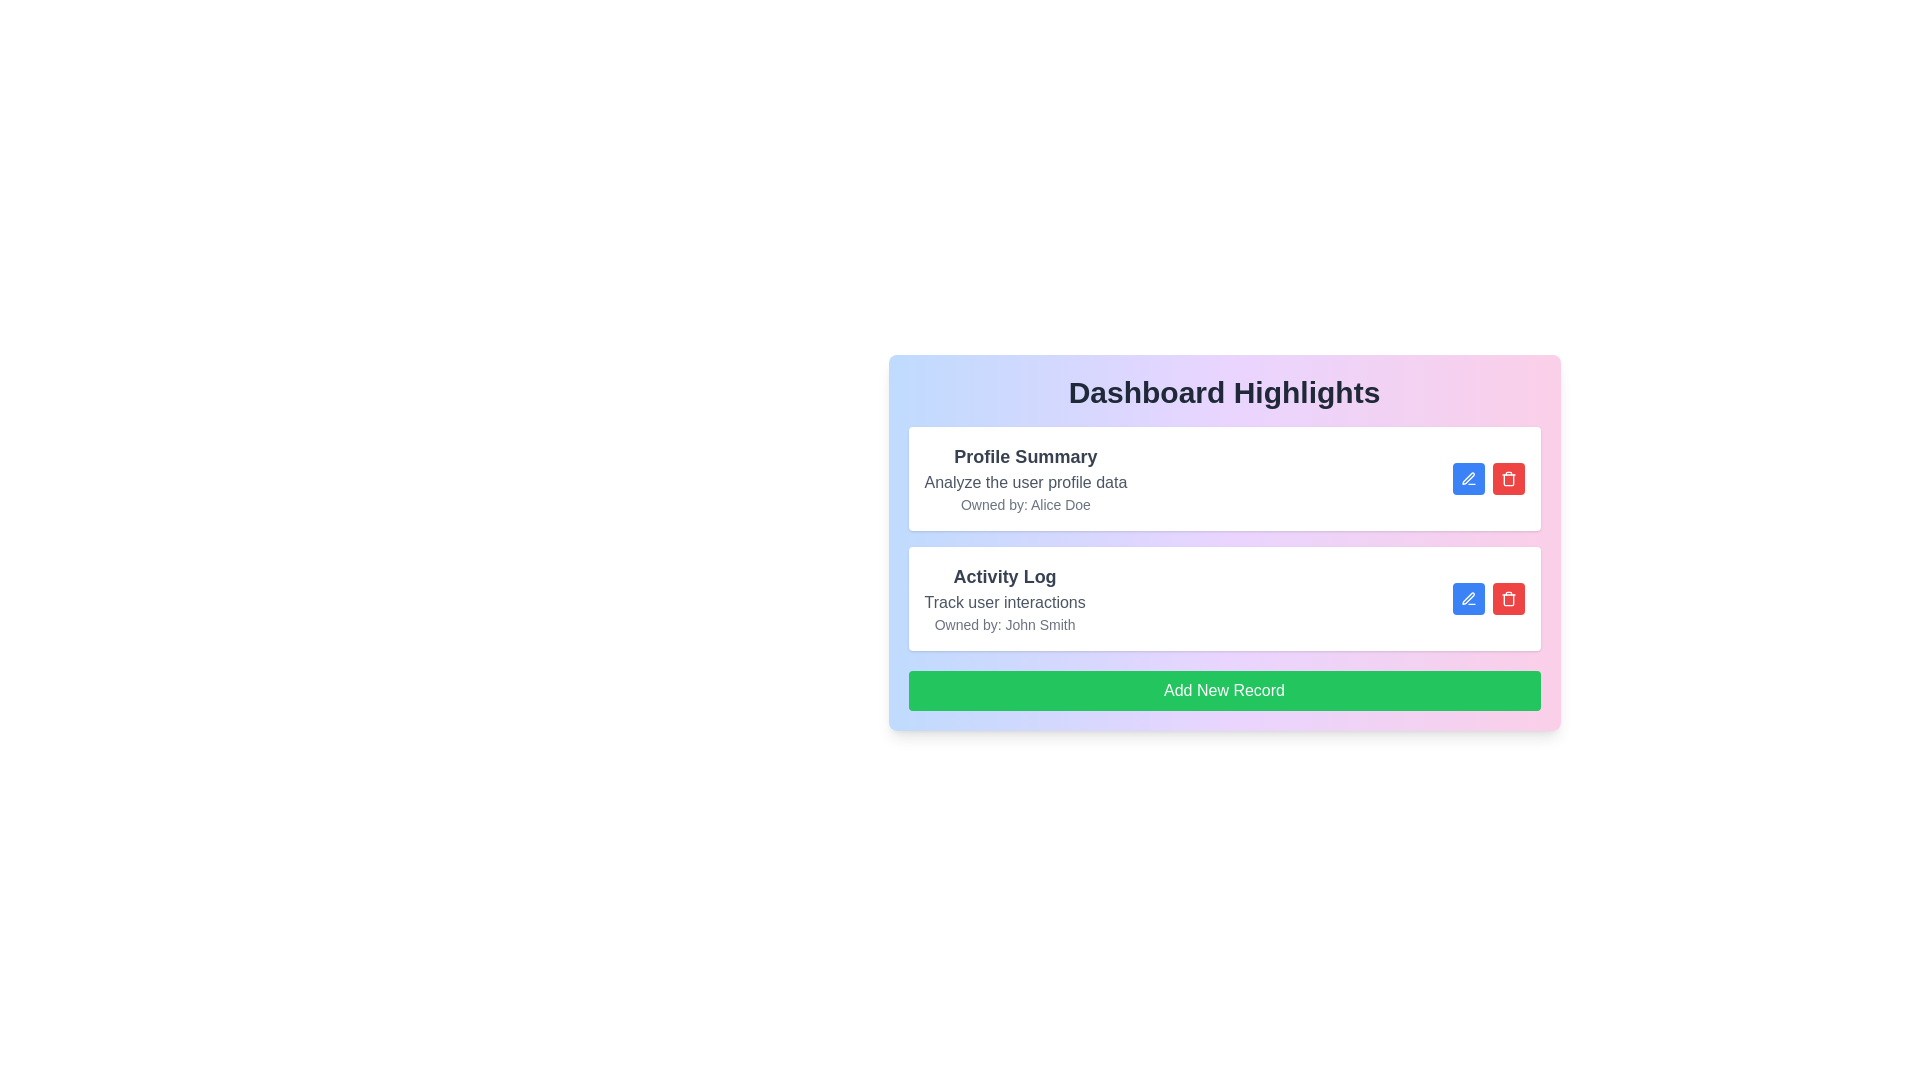 Image resolution: width=1920 pixels, height=1080 pixels. Describe the element at coordinates (1223, 689) in the screenshot. I see `the 'Add New Record' button, which has a green background and white text, located at the bottom of the 'Dashboard Highlights' panel` at that location.